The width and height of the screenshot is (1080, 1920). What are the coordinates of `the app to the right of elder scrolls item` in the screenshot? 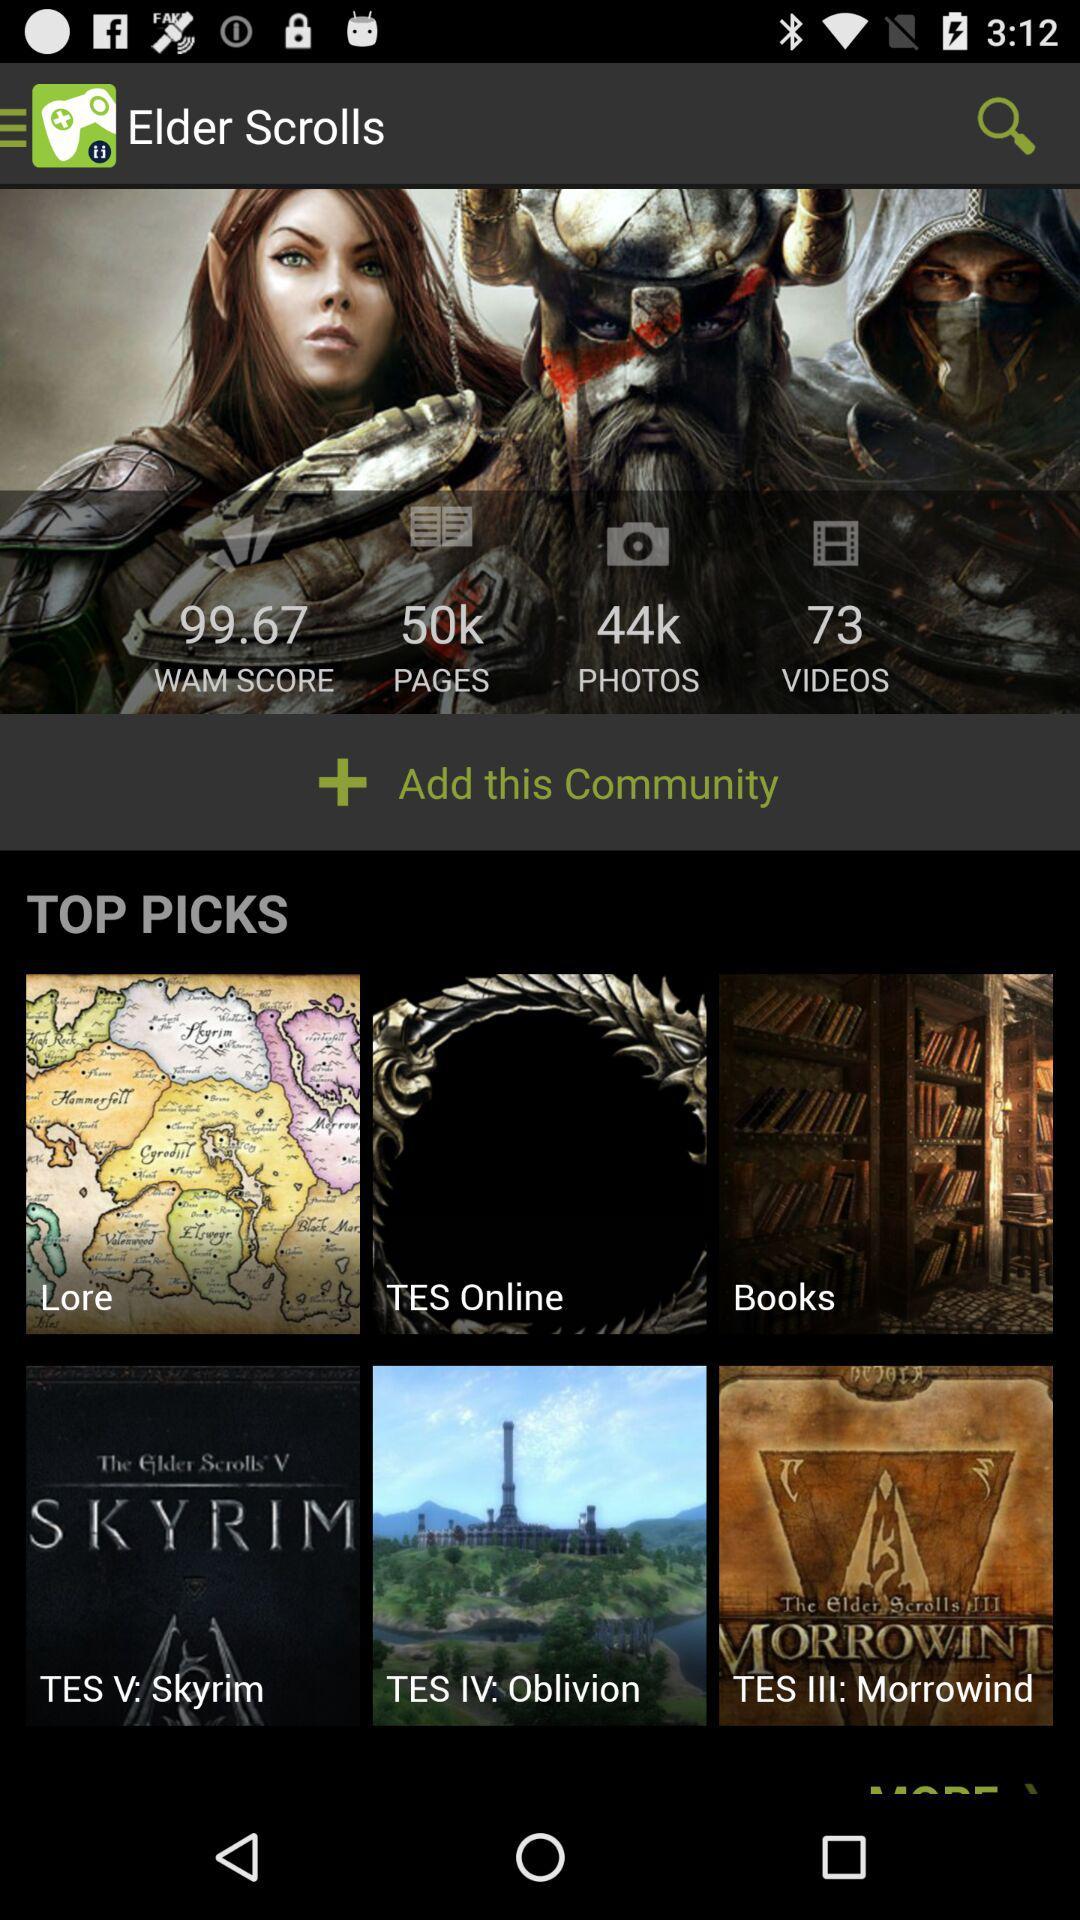 It's located at (1006, 124).